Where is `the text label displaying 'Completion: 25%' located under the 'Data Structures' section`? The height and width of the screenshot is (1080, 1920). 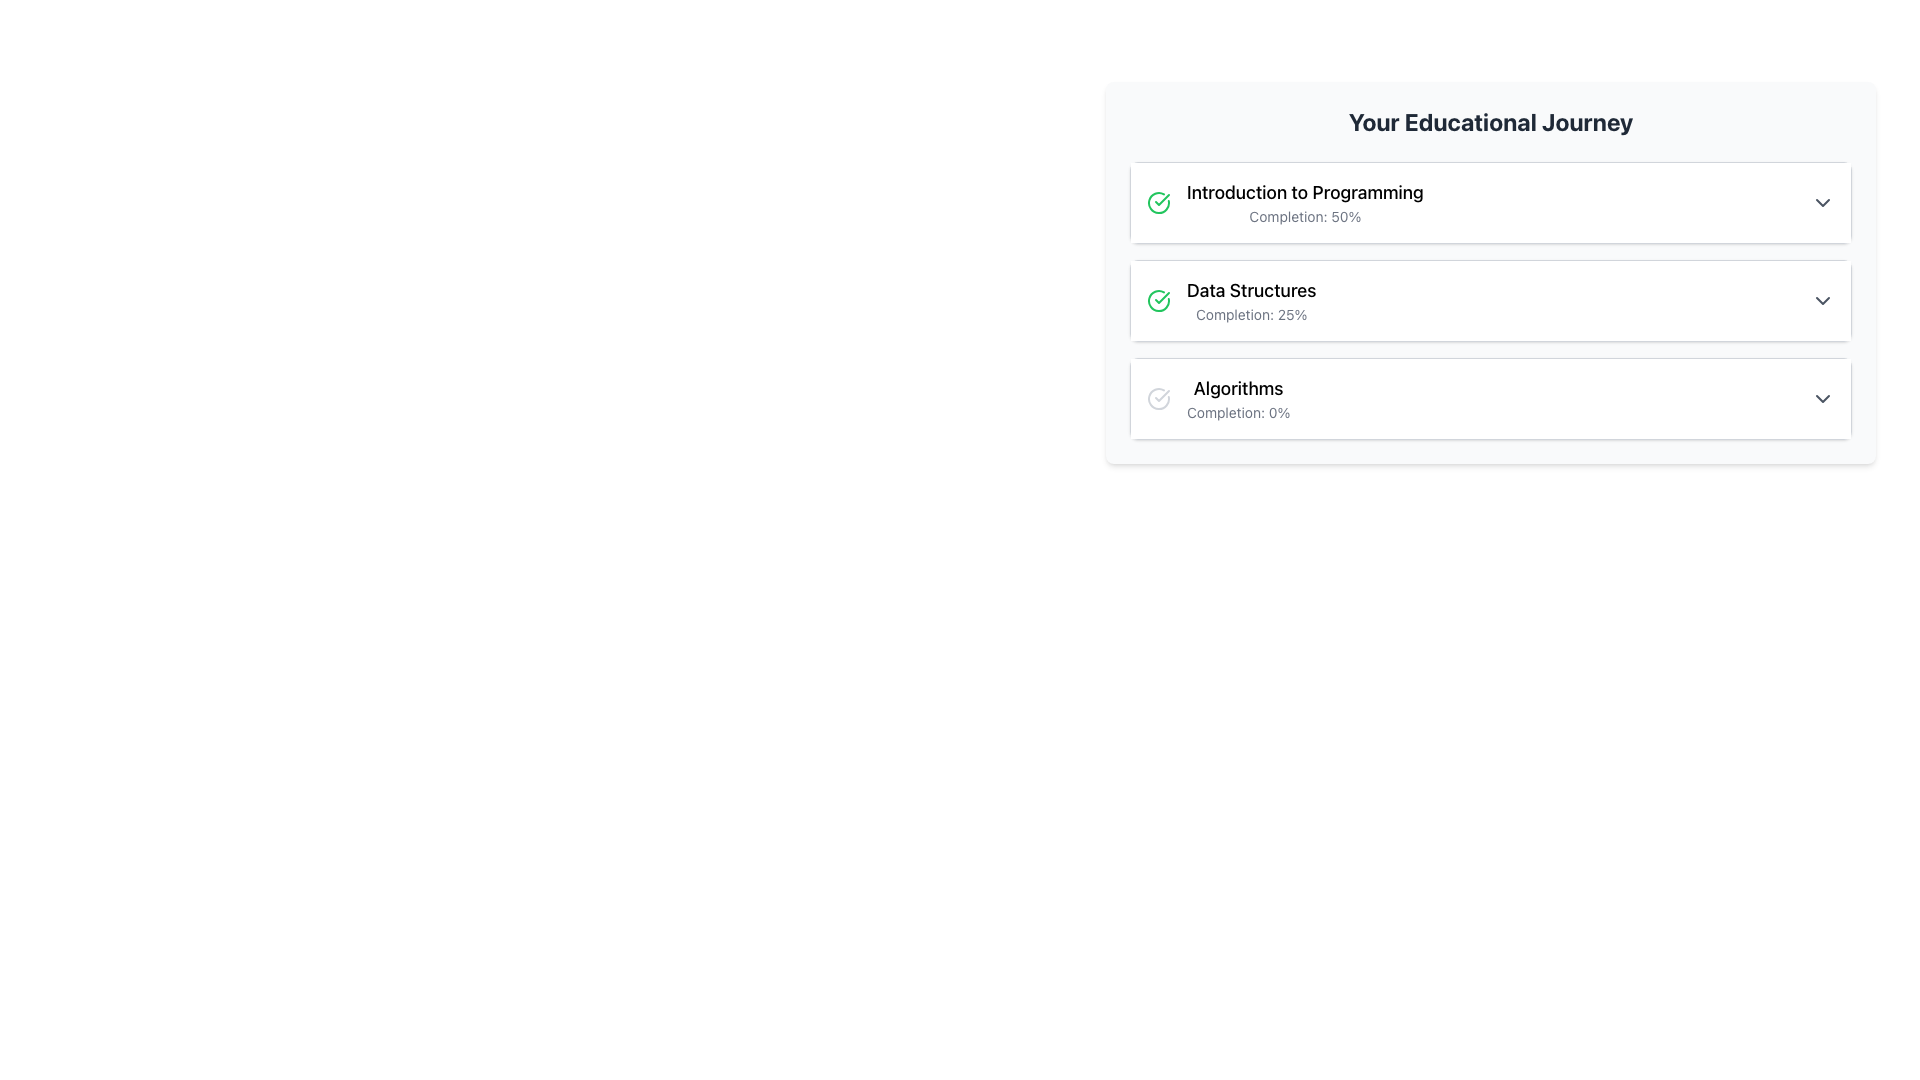 the text label displaying 'Completion: 25%' located under the 'Data Structures' section is located at coordinates (1250, 315).